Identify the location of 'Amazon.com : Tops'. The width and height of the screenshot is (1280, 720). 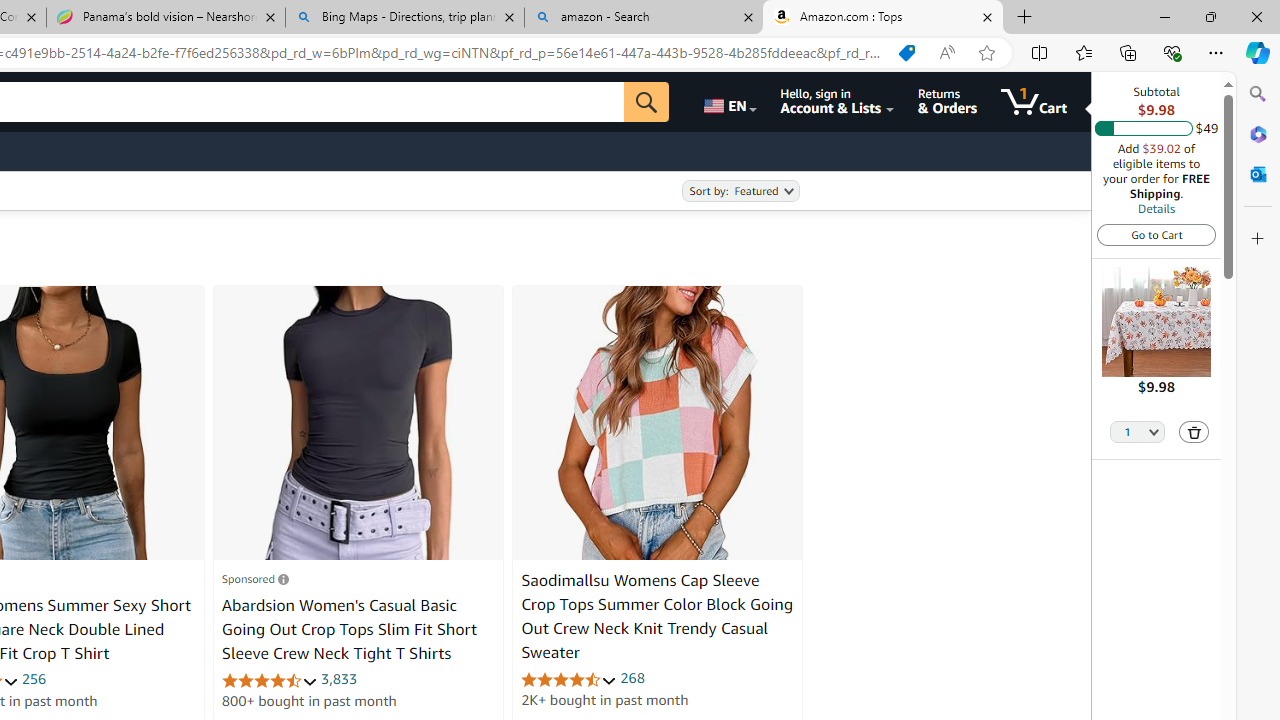
(882, 17).